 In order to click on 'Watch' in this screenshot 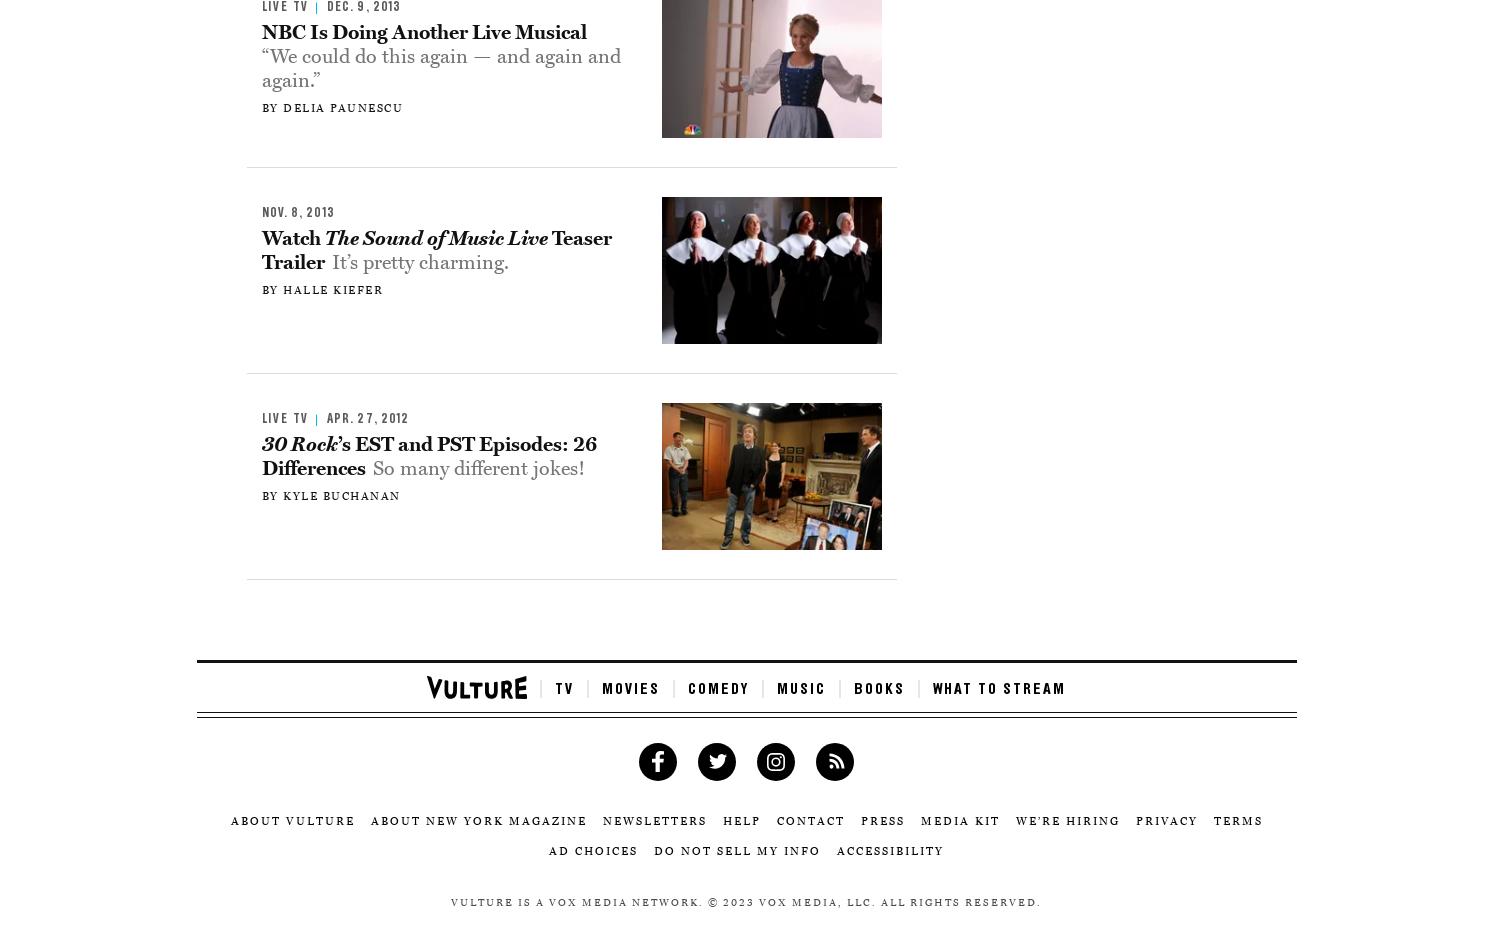, I will do `click(292, 237)`.